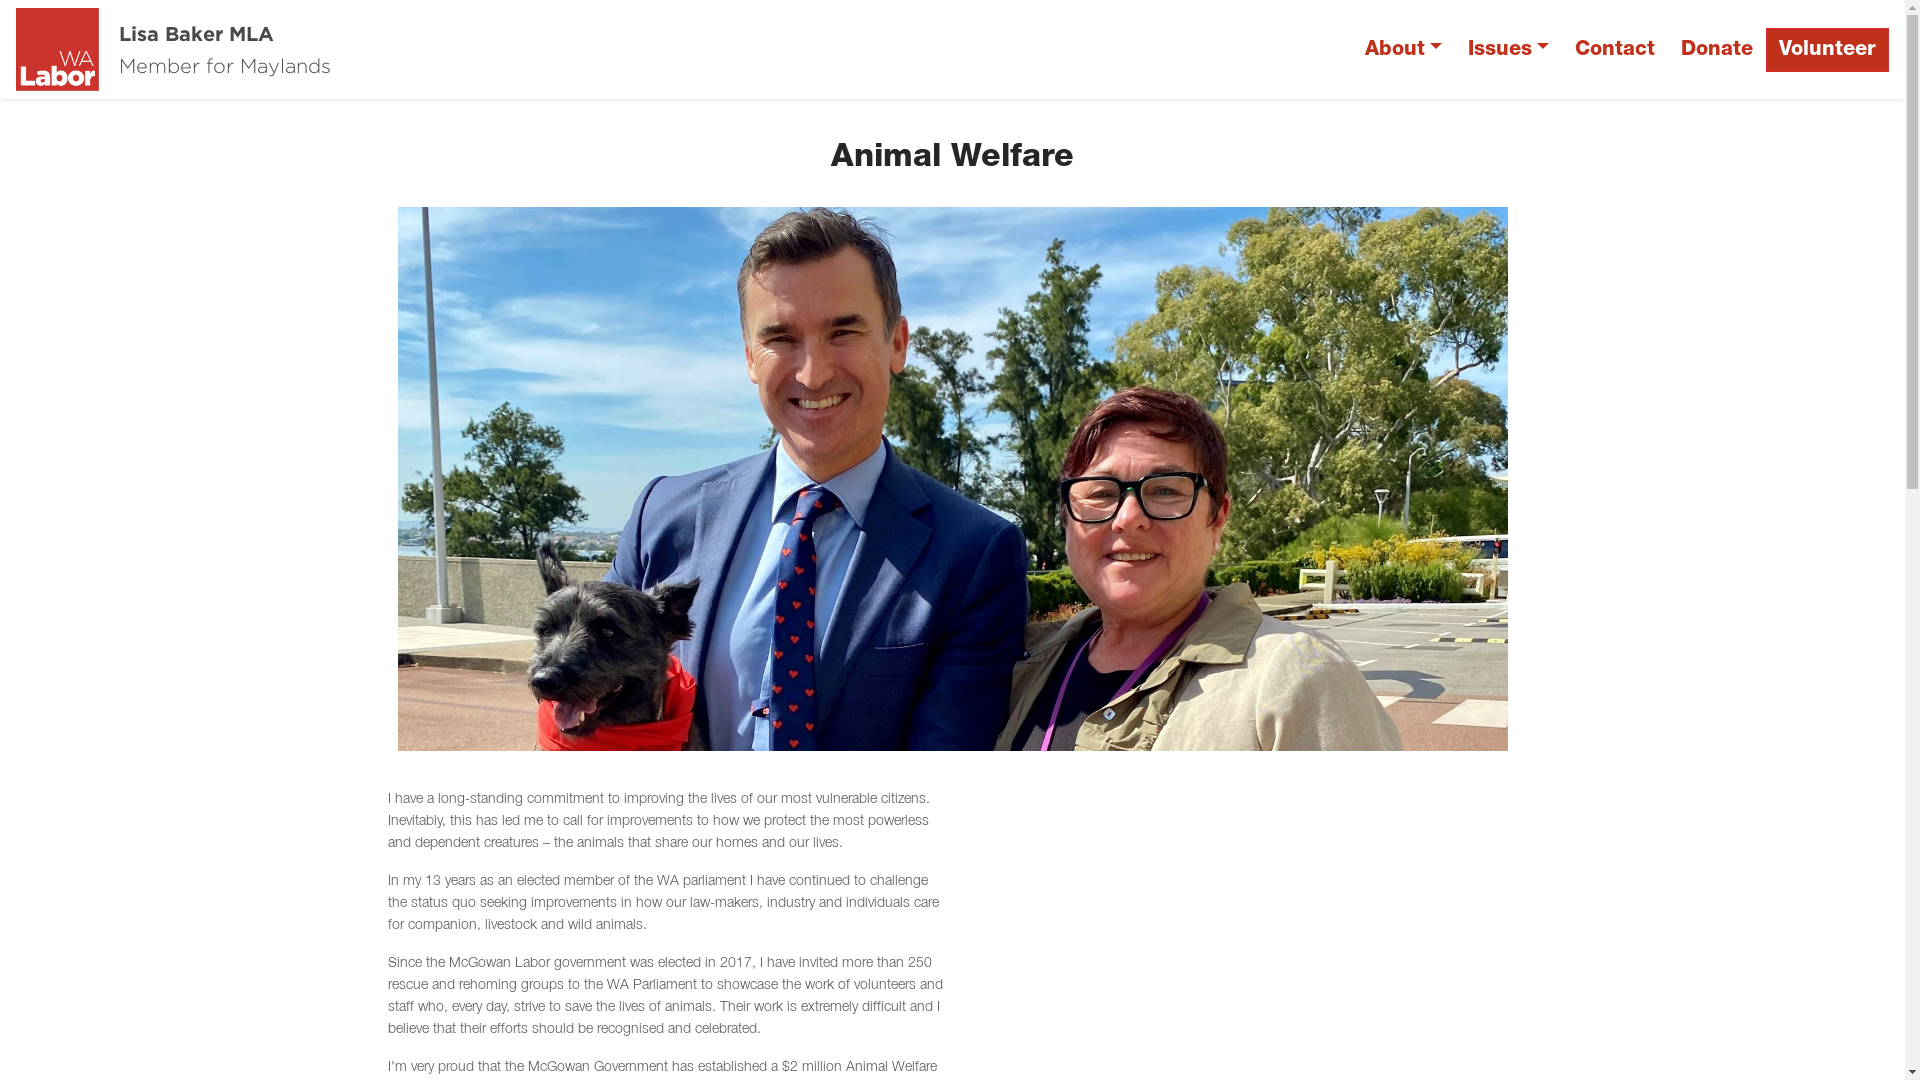 The width and height of the screenshot is (1920, 1080). Describe the element at coordinates (1560, 49) in the screenshot. I see `'Contact'` at that location.